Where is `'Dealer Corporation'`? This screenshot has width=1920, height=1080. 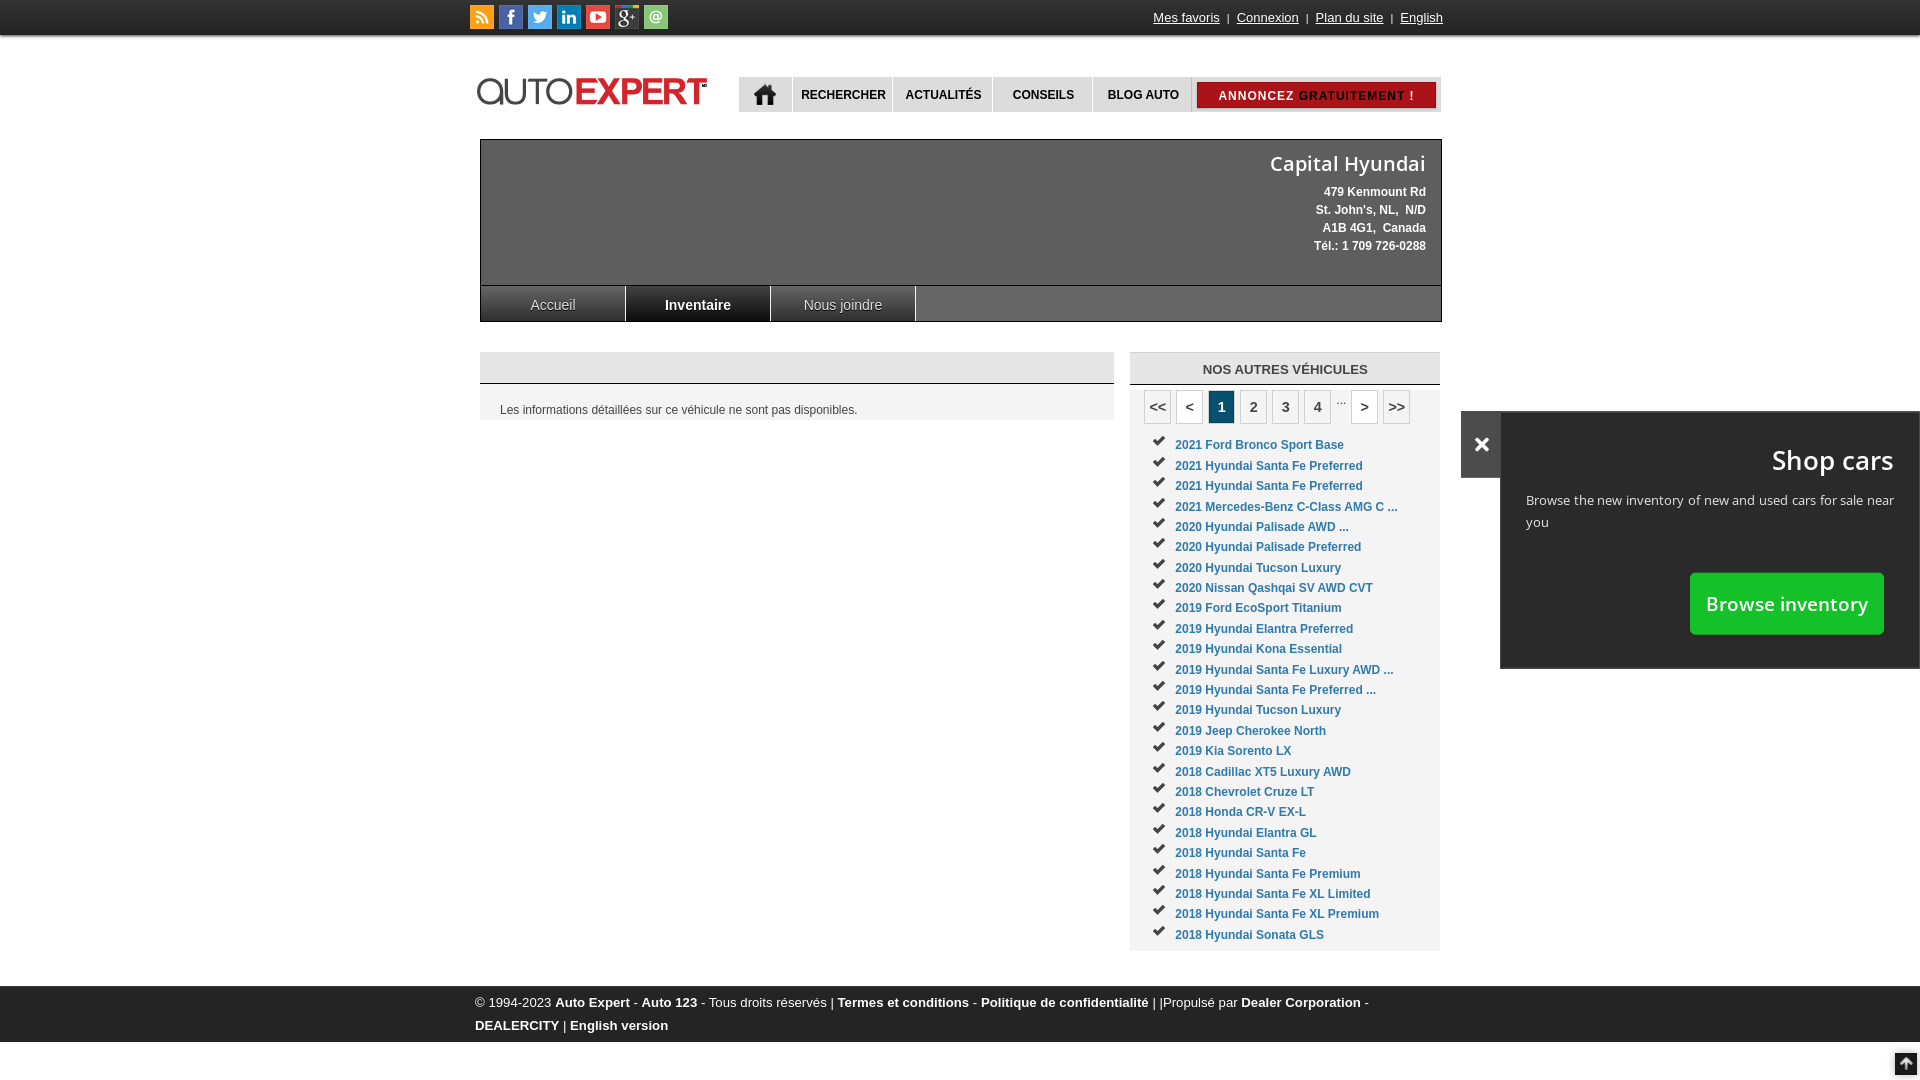 'Dealer Corporation' is located at coordinates (1300, 1002).